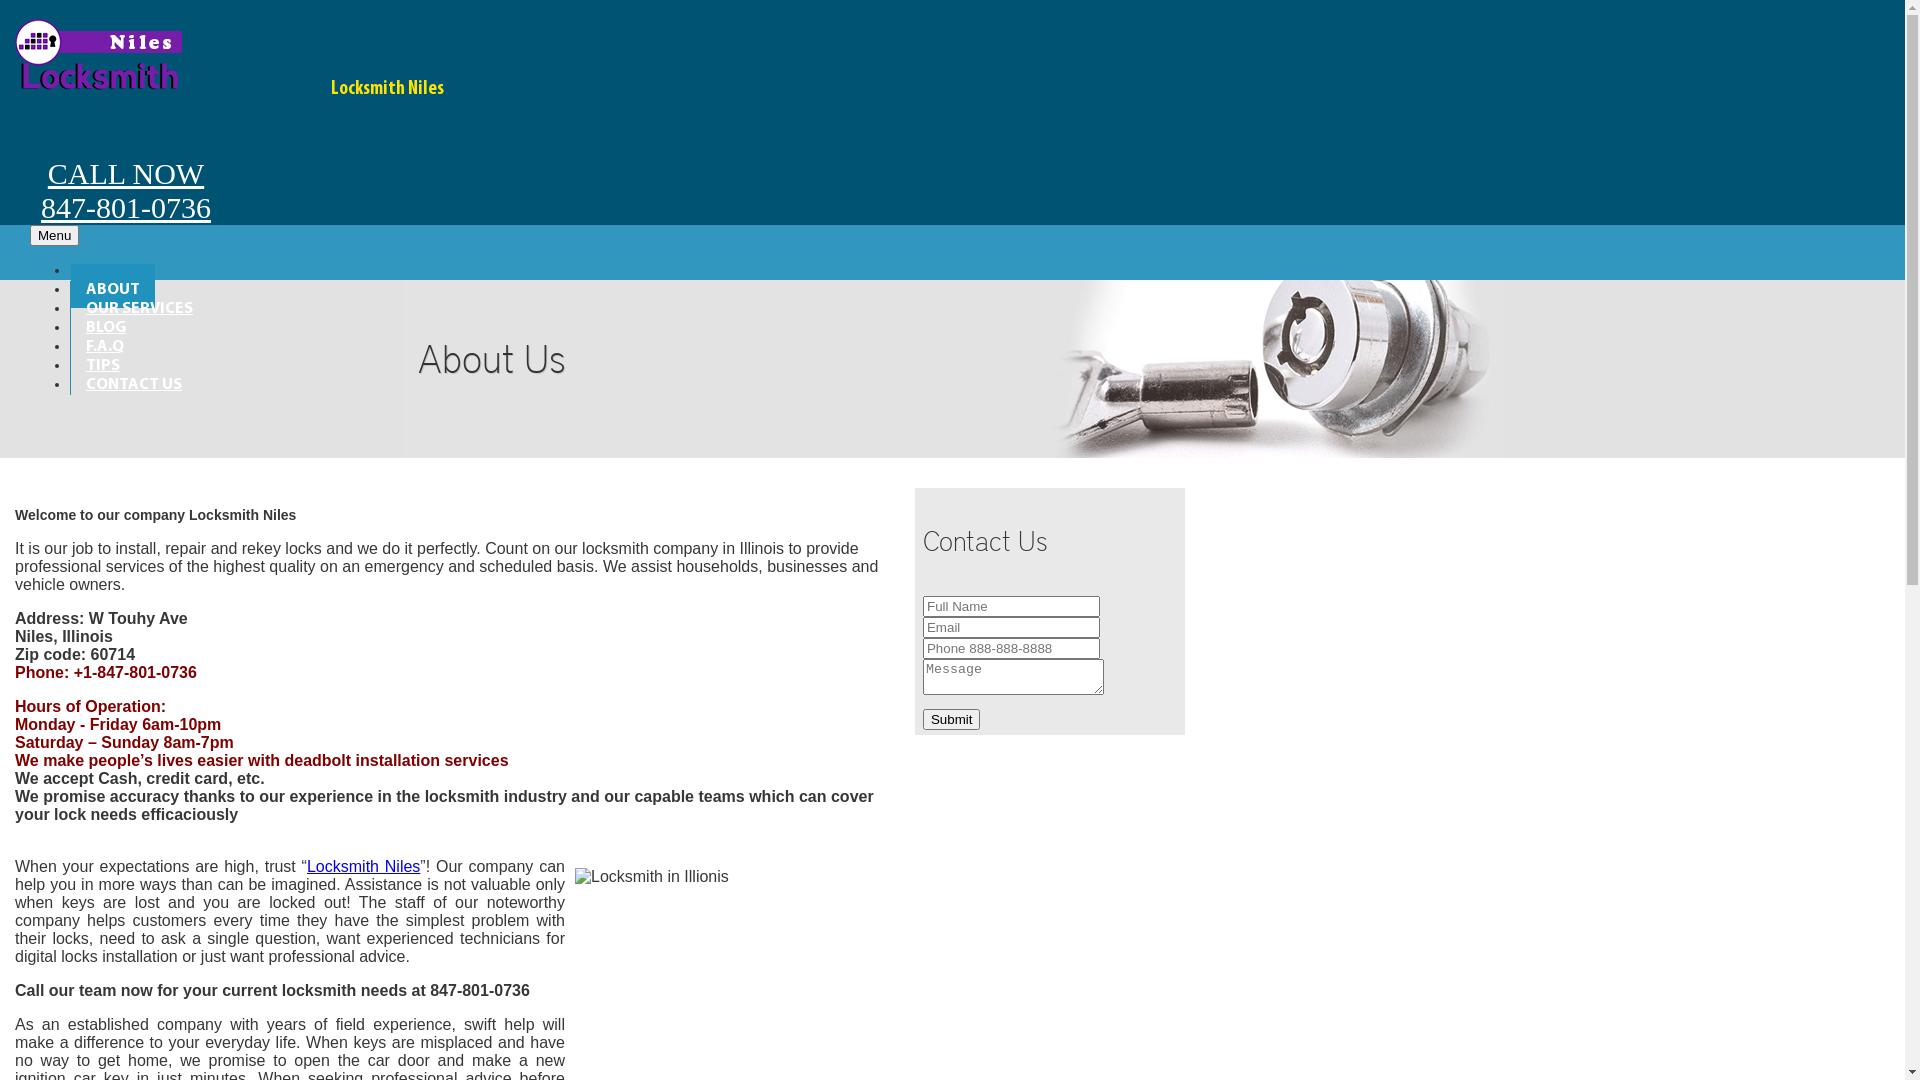 The width and height of the screenshot is (1920, 1080). Describe the element at coordinates (363, 865) in the screenshot. I see `'Locksmith Niles'` at that location.